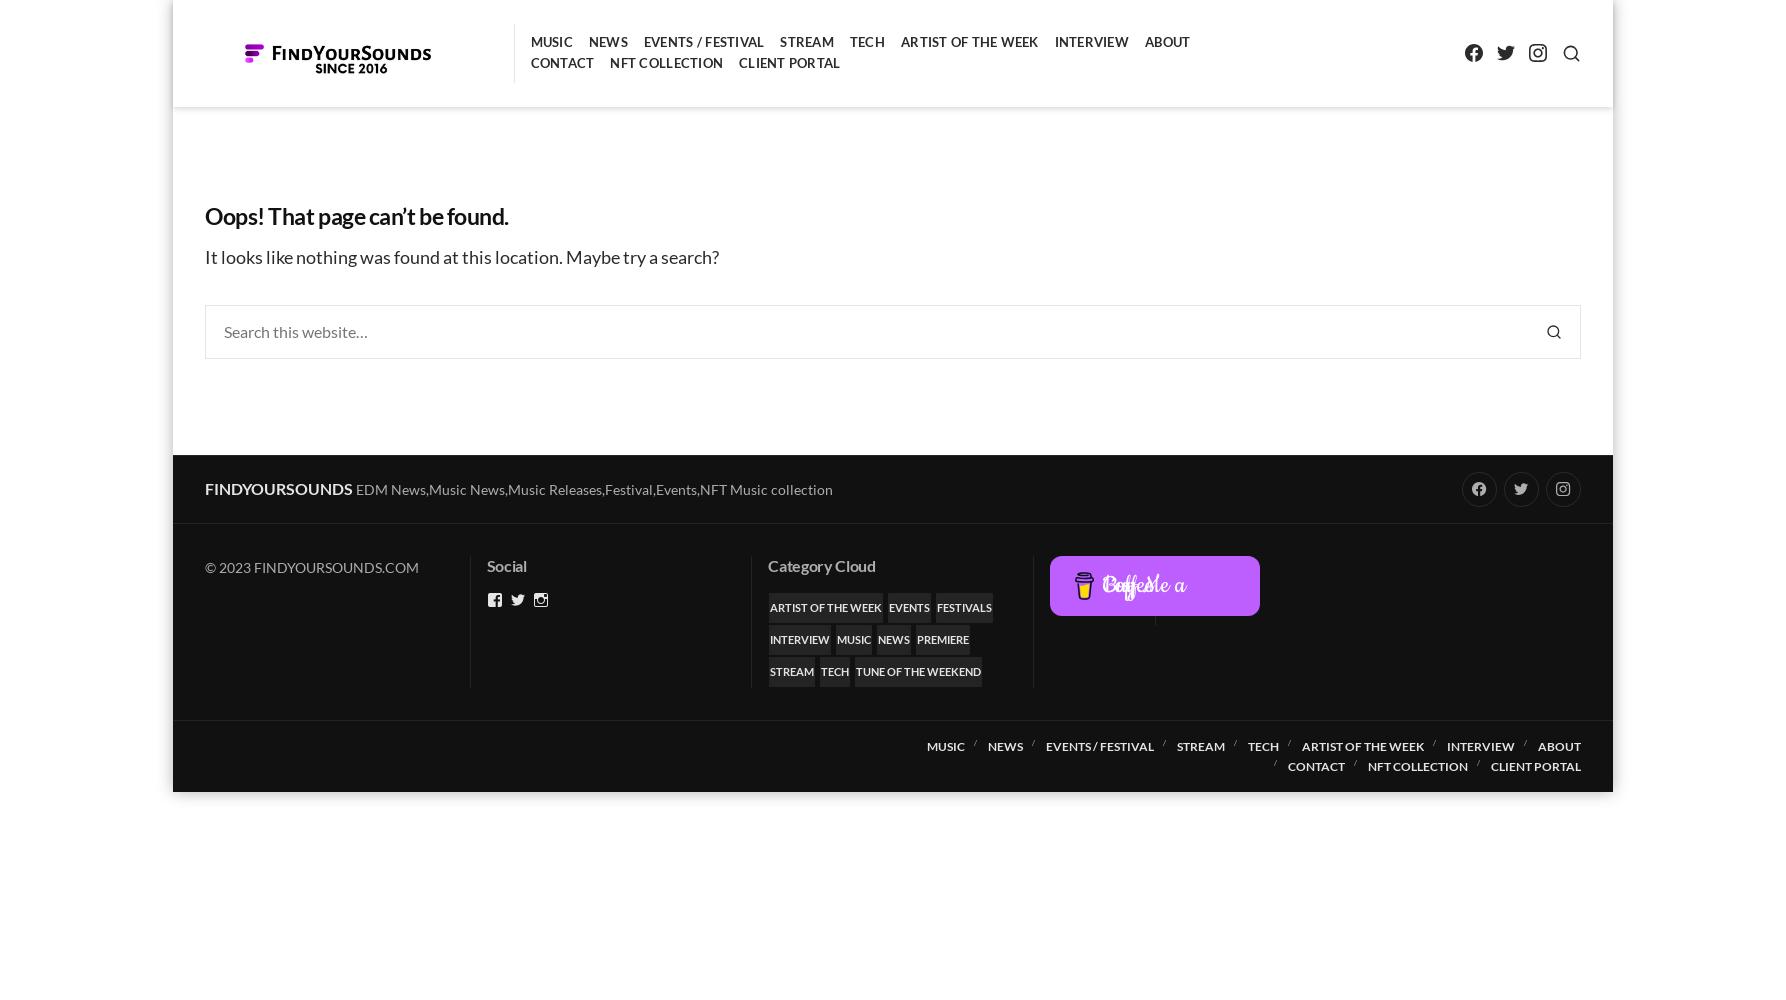 The height and width of the screenshot is (1000, 1786). I want to click on 'Music', so click(853, 638).